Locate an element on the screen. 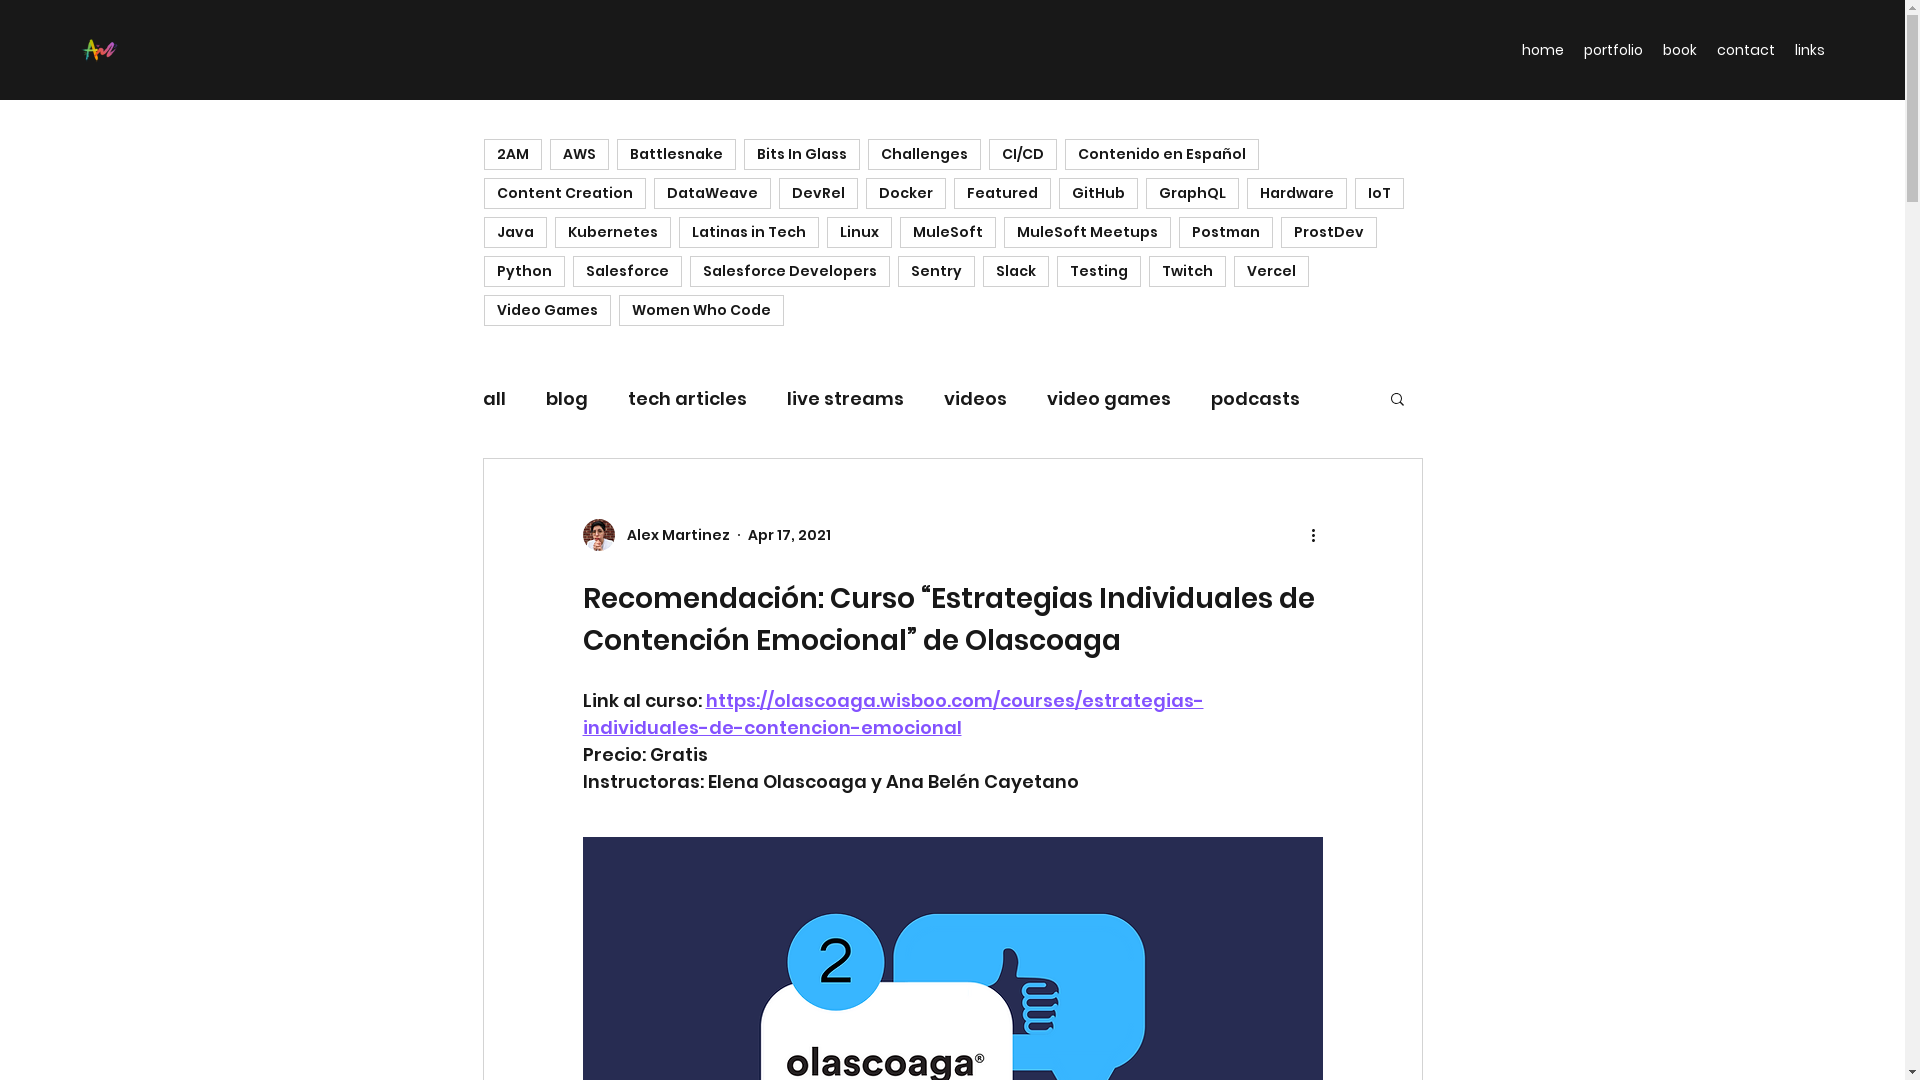 Image resolution: width=1920 pixels, height=1080 pixels. 'Challenges' is located at coordinates (868, 153).